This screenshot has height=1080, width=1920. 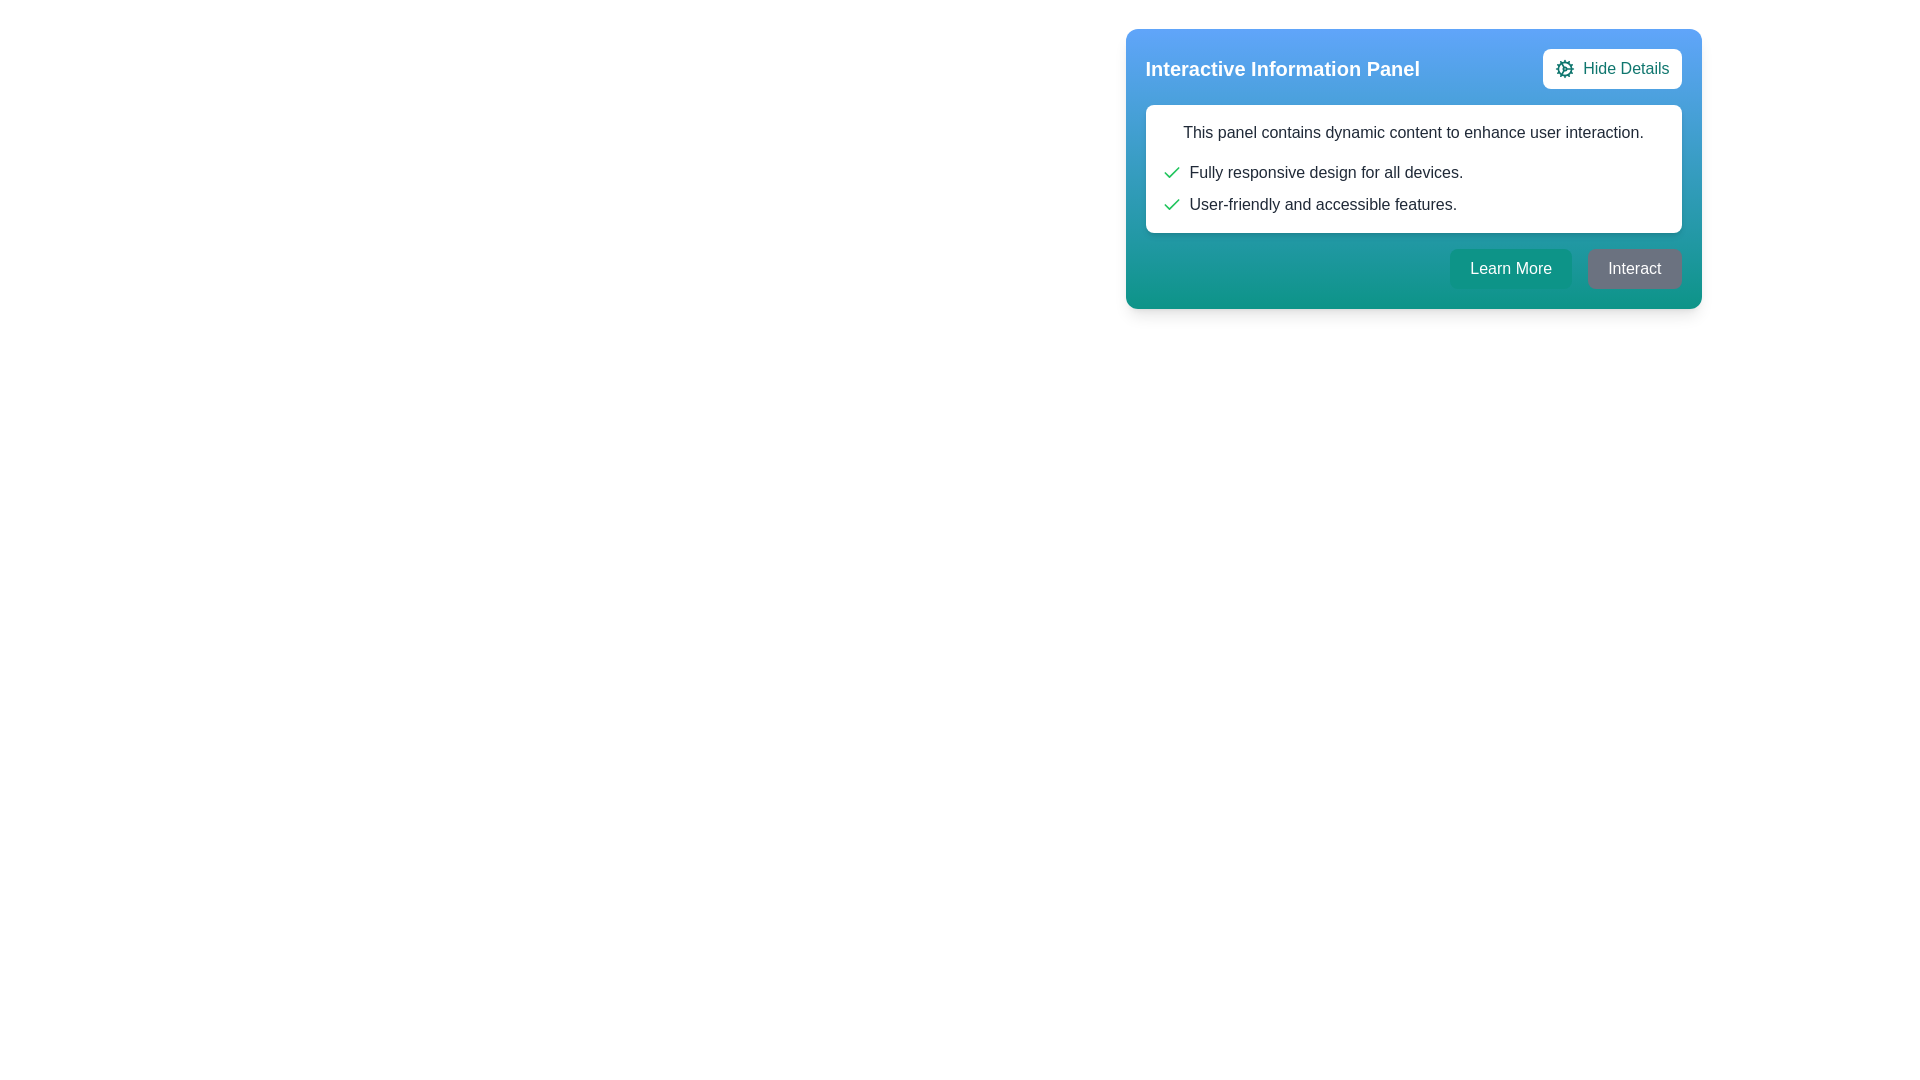 What do you see at coordinates (1412, 68) in the screenshot?
I see `the cog icon for settings in the Panel Header with a blue gradient background and the button labeled 'Hide Details.'` at bounding box center [1412, 68].